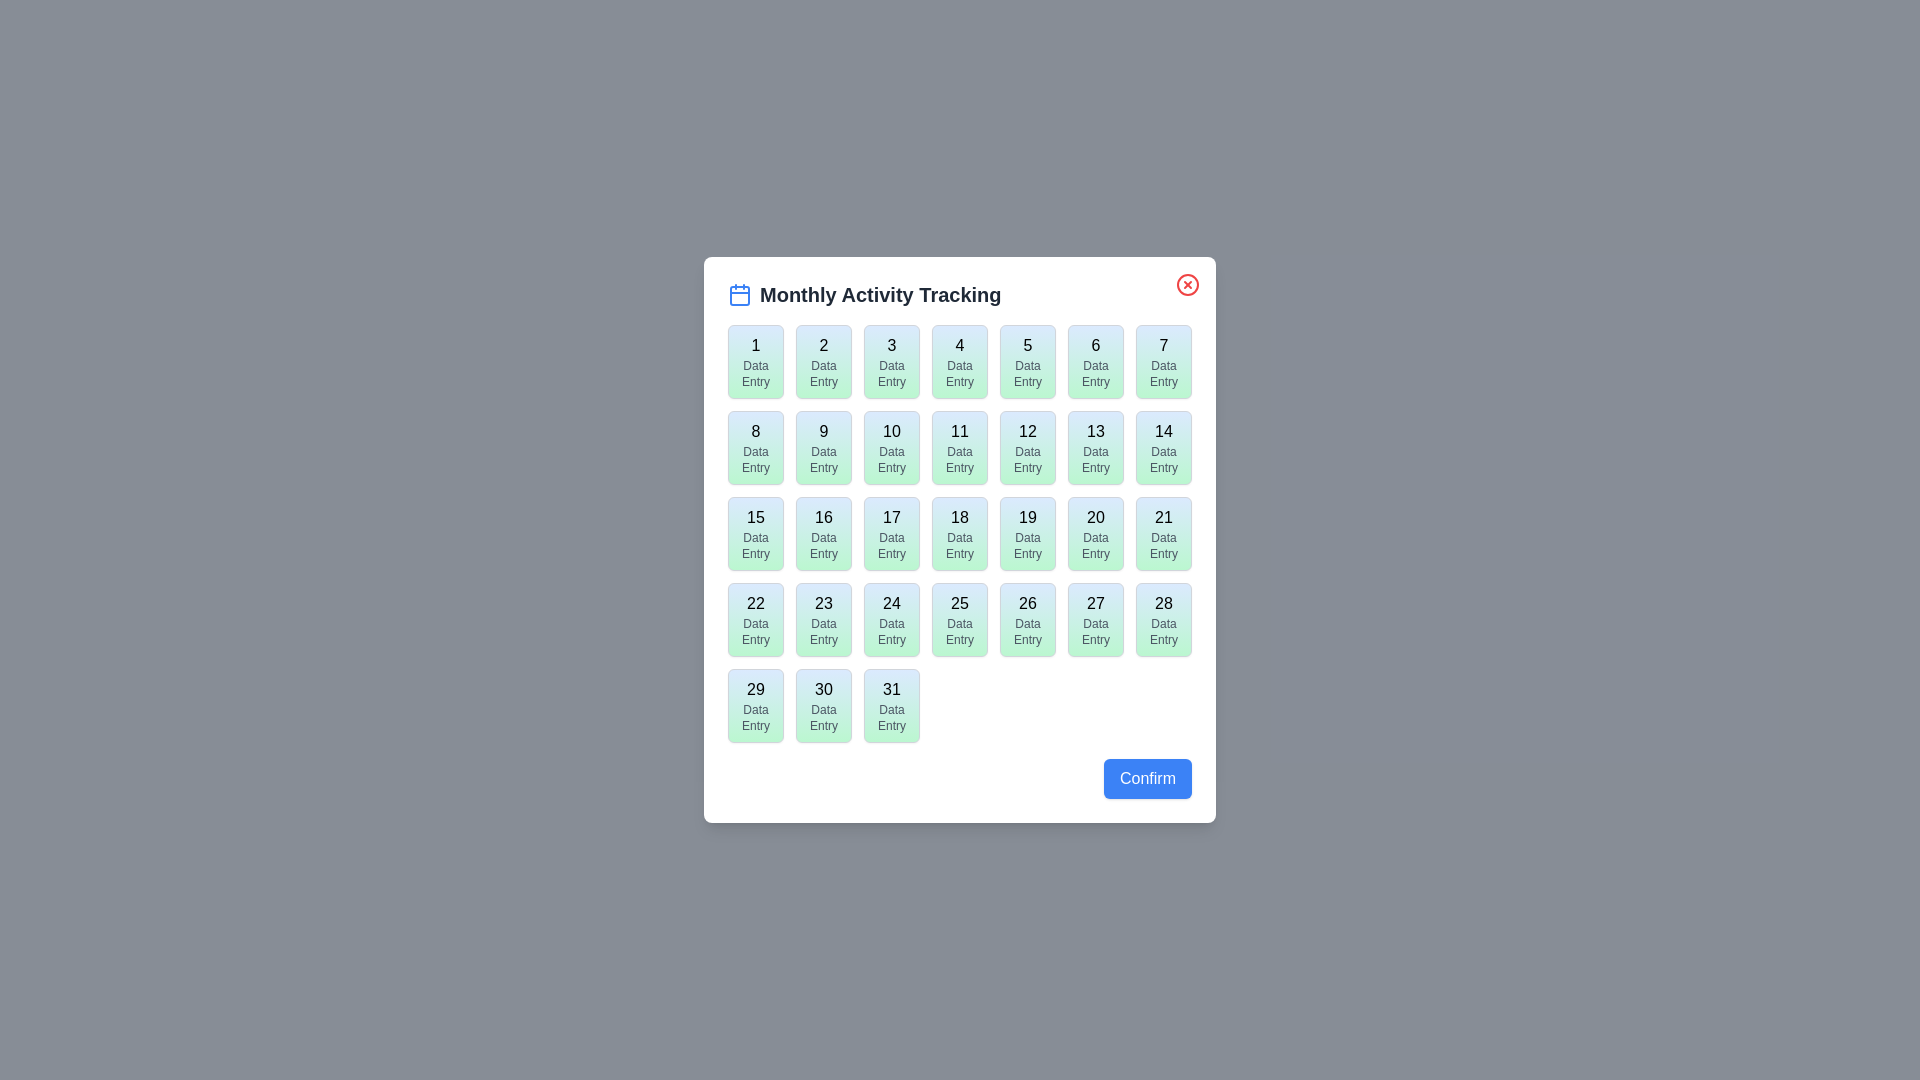 This screenshot has height=1080, width=1920. What do you see at coordinates (499, 499) in the screenshot?
I see `the background outside the dialog box to test for dismissal` at bounding box center [499, 499].